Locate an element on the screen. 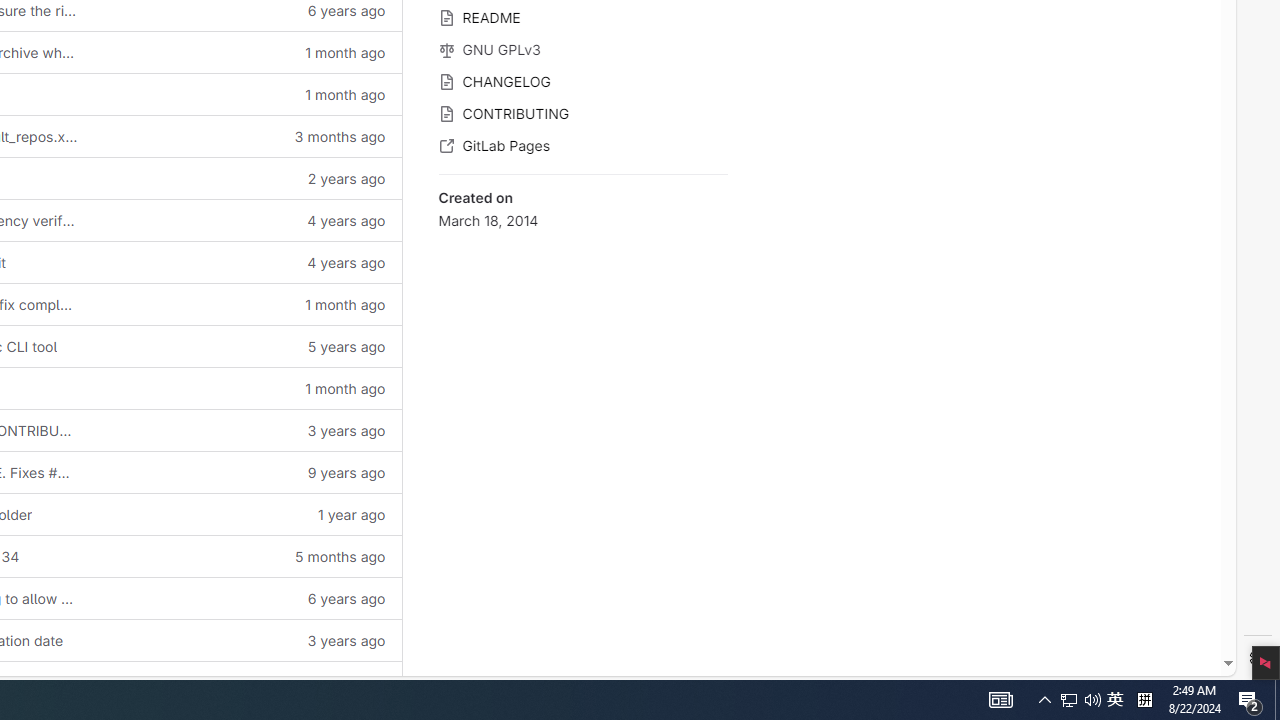  'README' is located at coordinates (582, 16).